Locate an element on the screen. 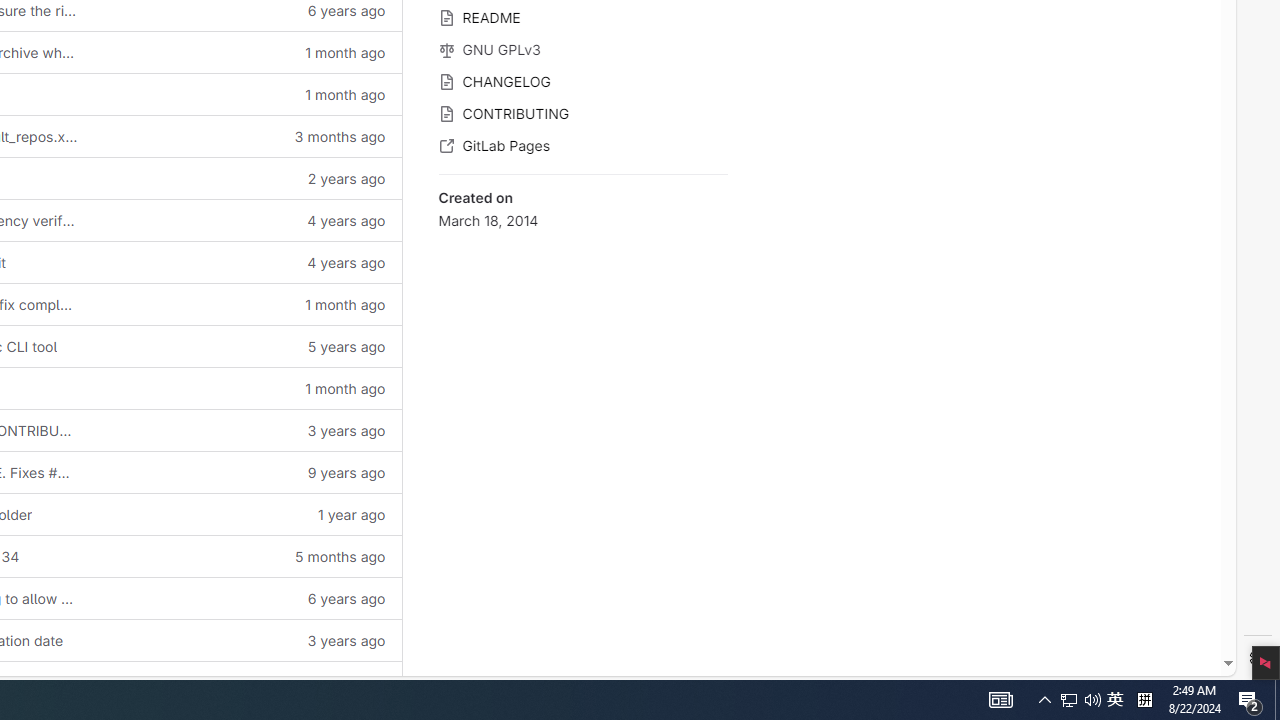  'README' is located at coordinates (582, 16).